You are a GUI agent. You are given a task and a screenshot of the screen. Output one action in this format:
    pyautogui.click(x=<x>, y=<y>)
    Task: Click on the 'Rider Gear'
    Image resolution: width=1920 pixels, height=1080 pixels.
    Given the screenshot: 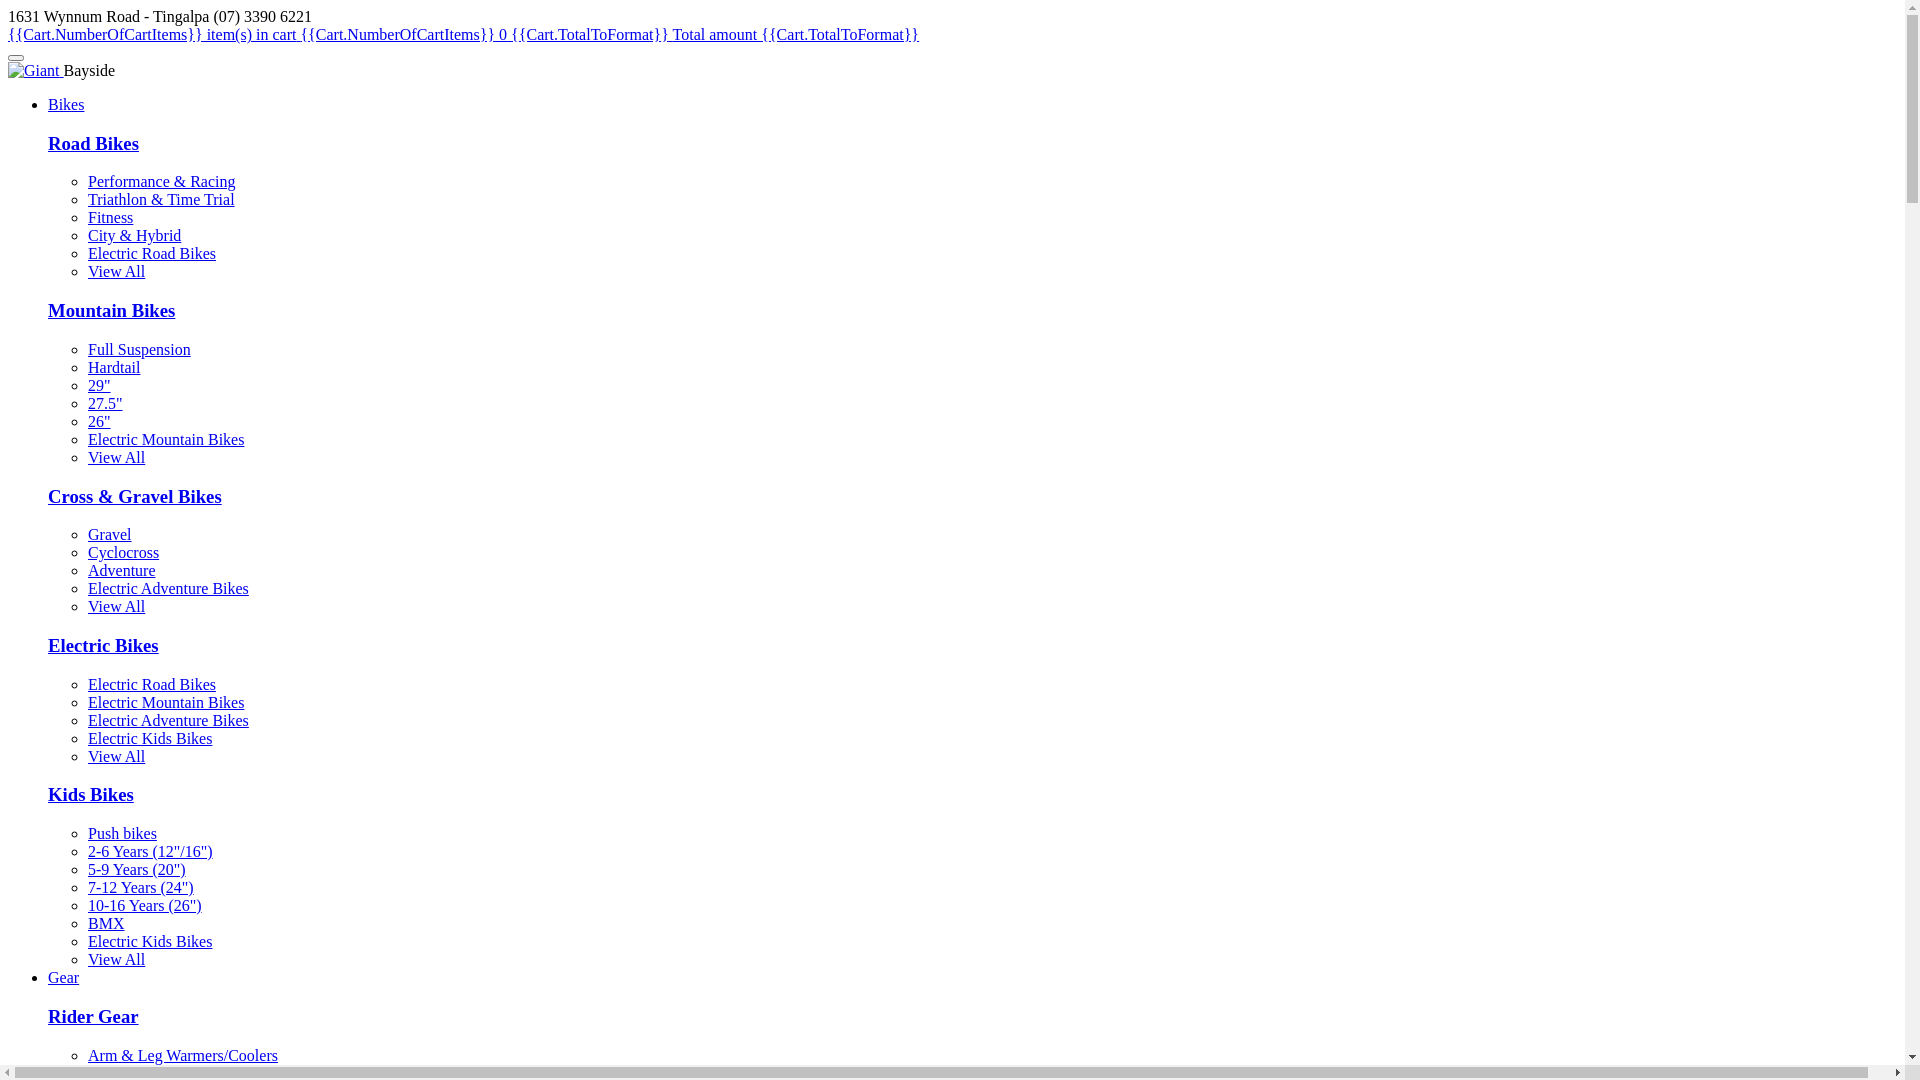 What is the action you would take?
    pyautogui.click(x=92, y=1016)
    